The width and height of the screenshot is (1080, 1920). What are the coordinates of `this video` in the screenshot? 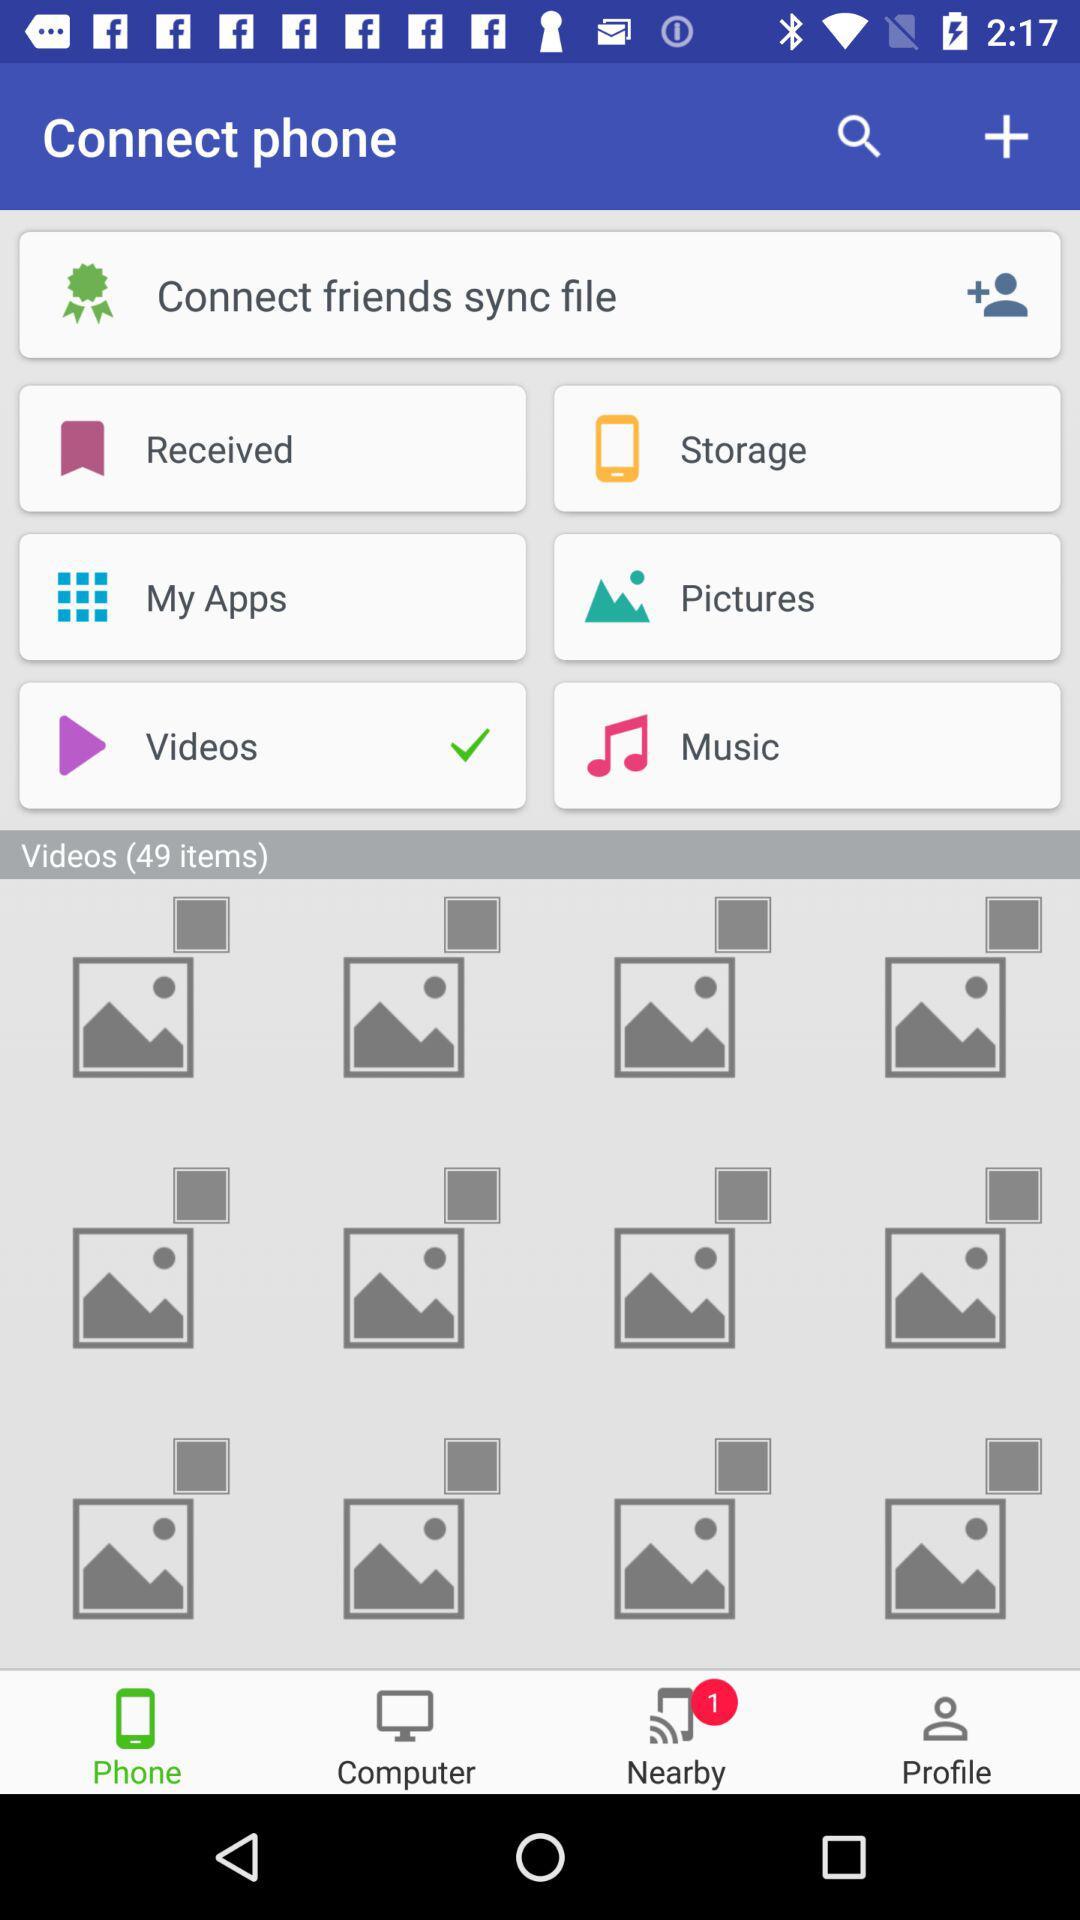 It's located at (760, 1466).